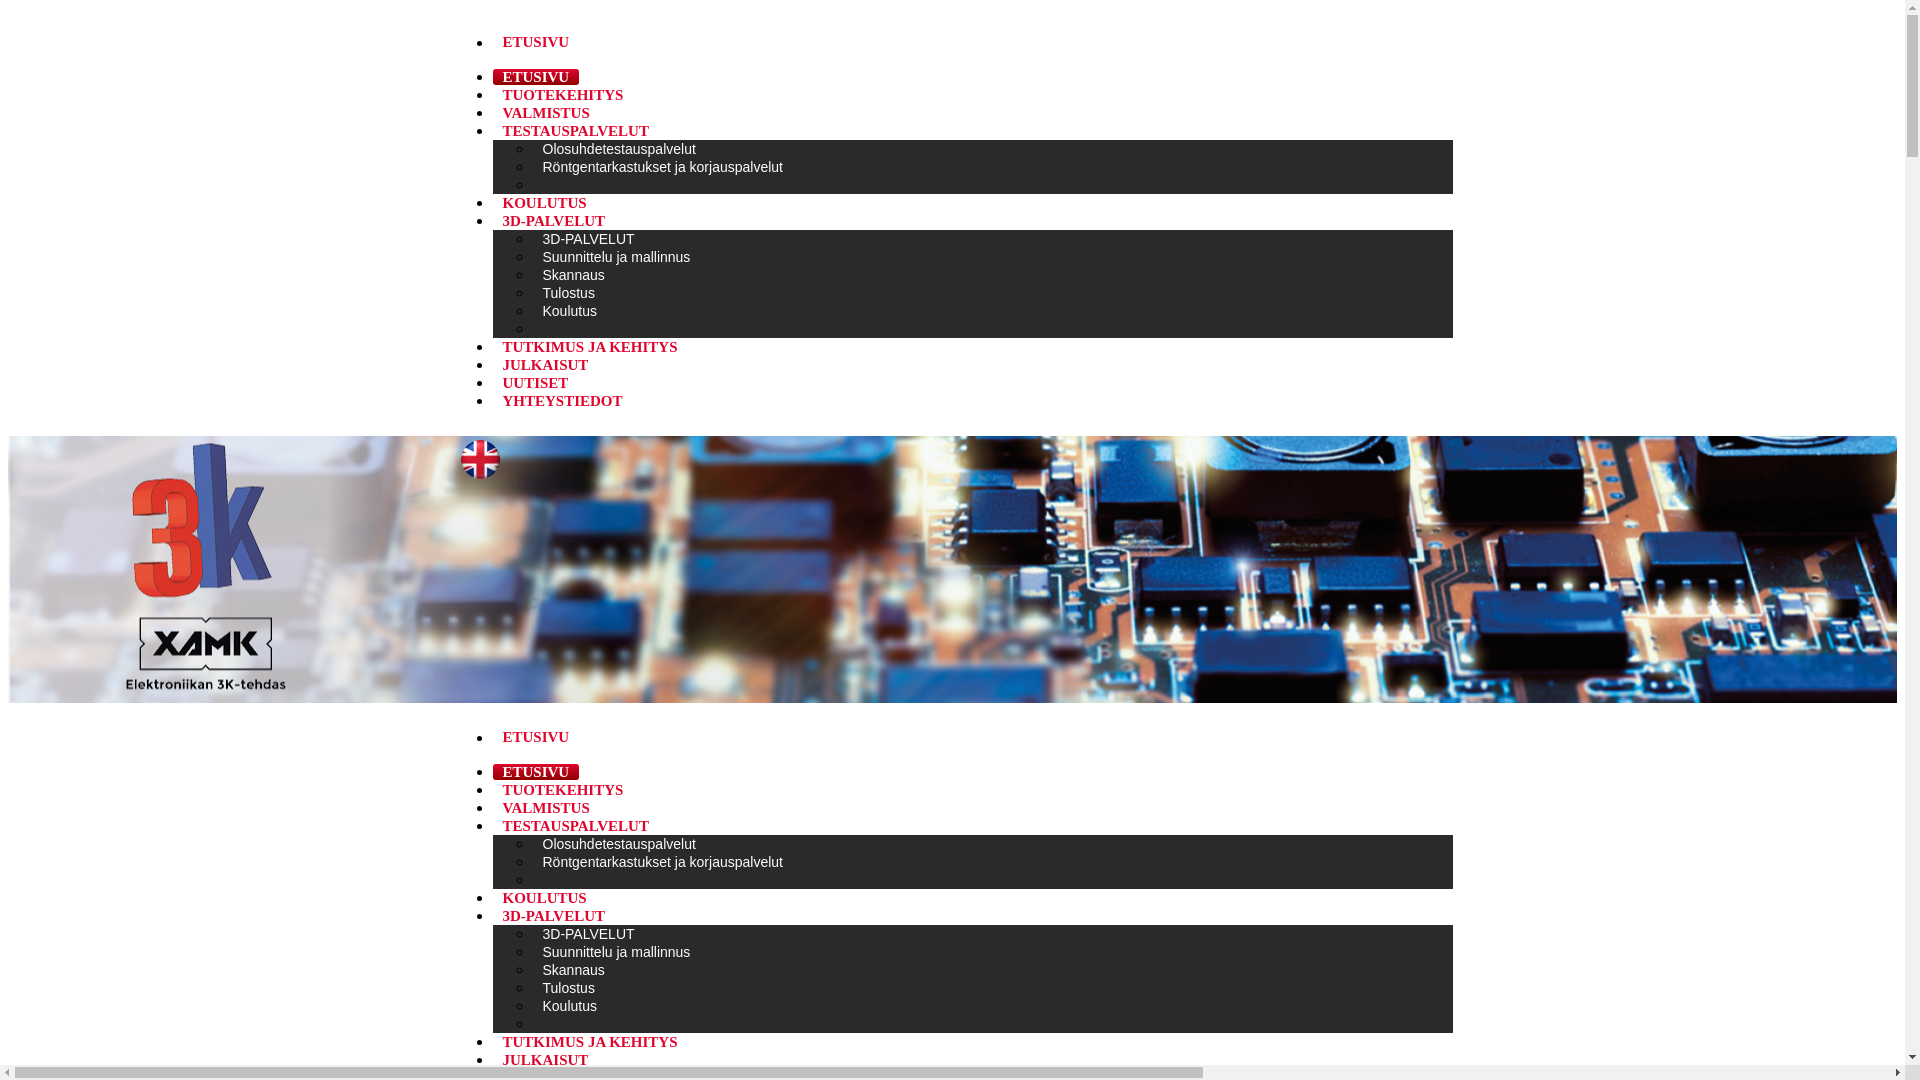 This screenshot has width=1920, height=1080. I want to click on 'Skannaus', so click(571, 274).